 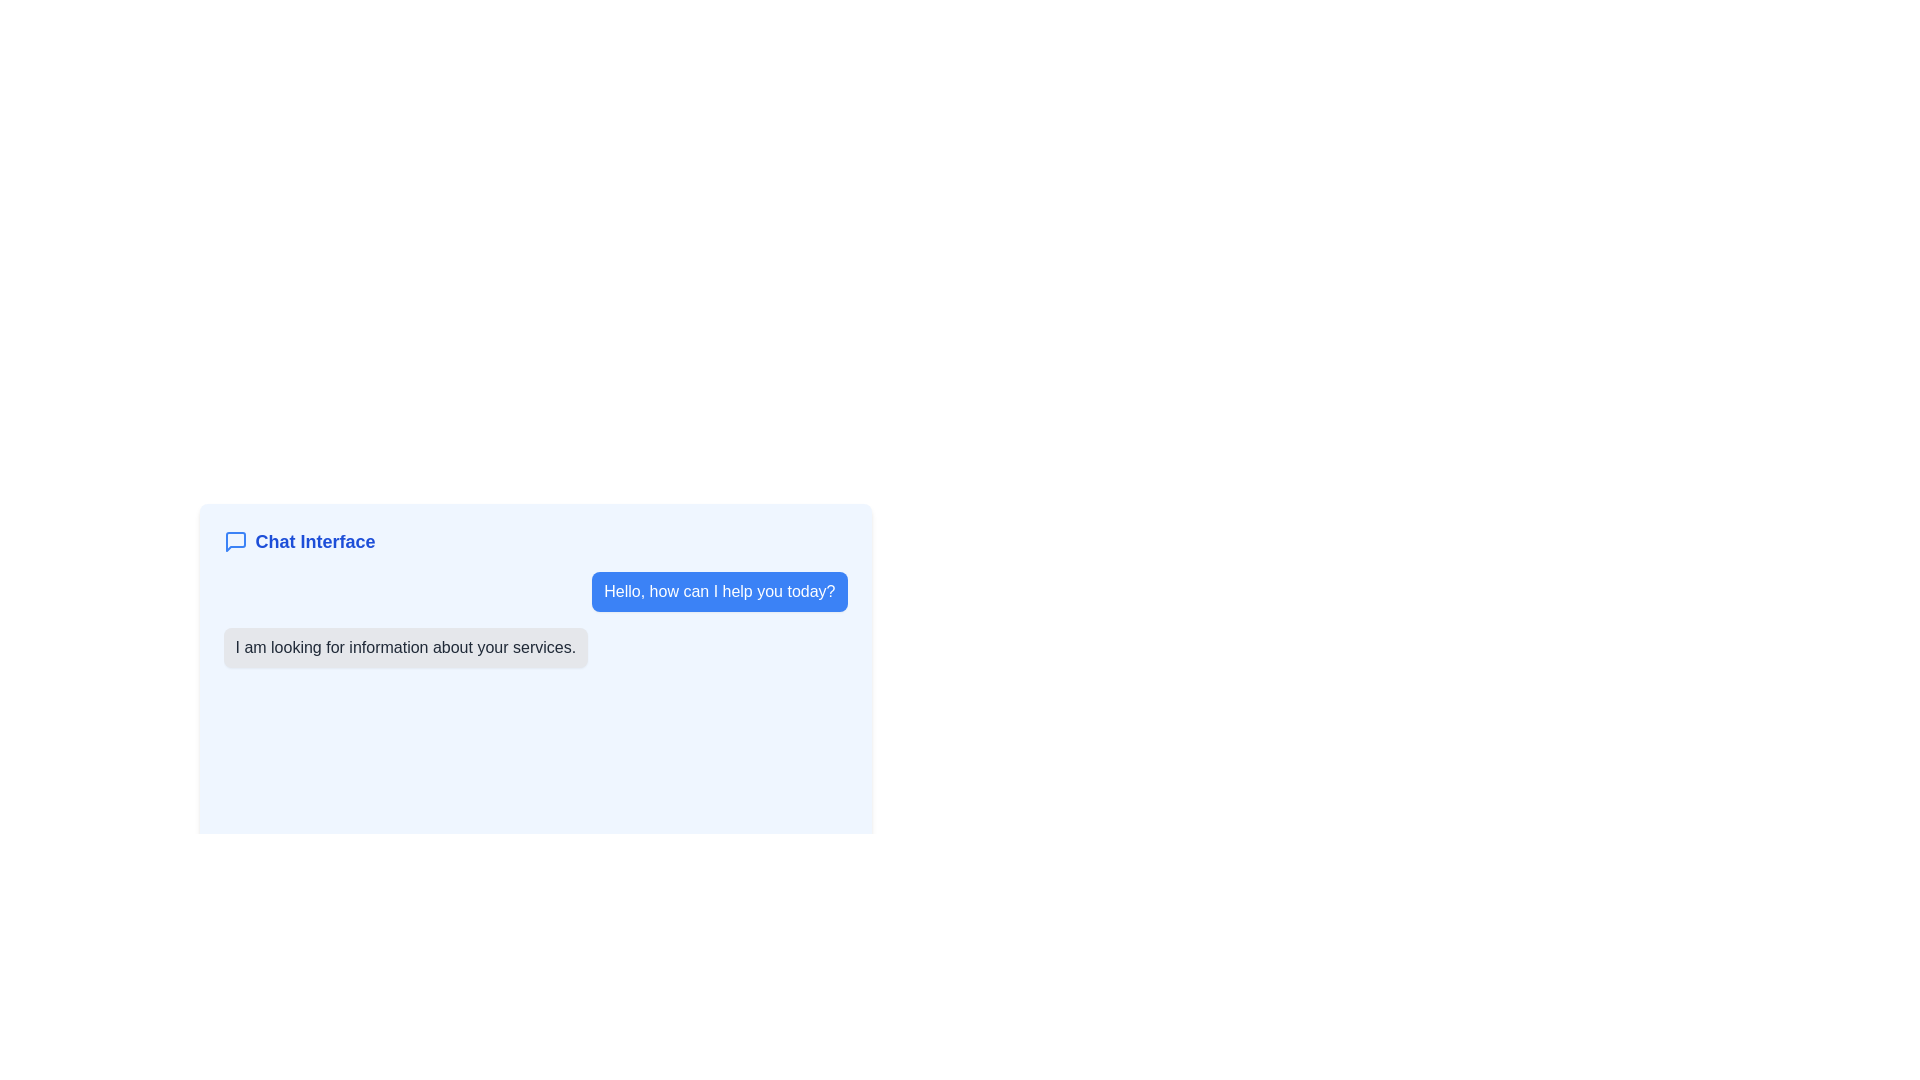 I want to click on the messaging icon located on the left side of the header section of the chat interface, positioned before the text 'Chat Interface', so click(x=235, y=542).